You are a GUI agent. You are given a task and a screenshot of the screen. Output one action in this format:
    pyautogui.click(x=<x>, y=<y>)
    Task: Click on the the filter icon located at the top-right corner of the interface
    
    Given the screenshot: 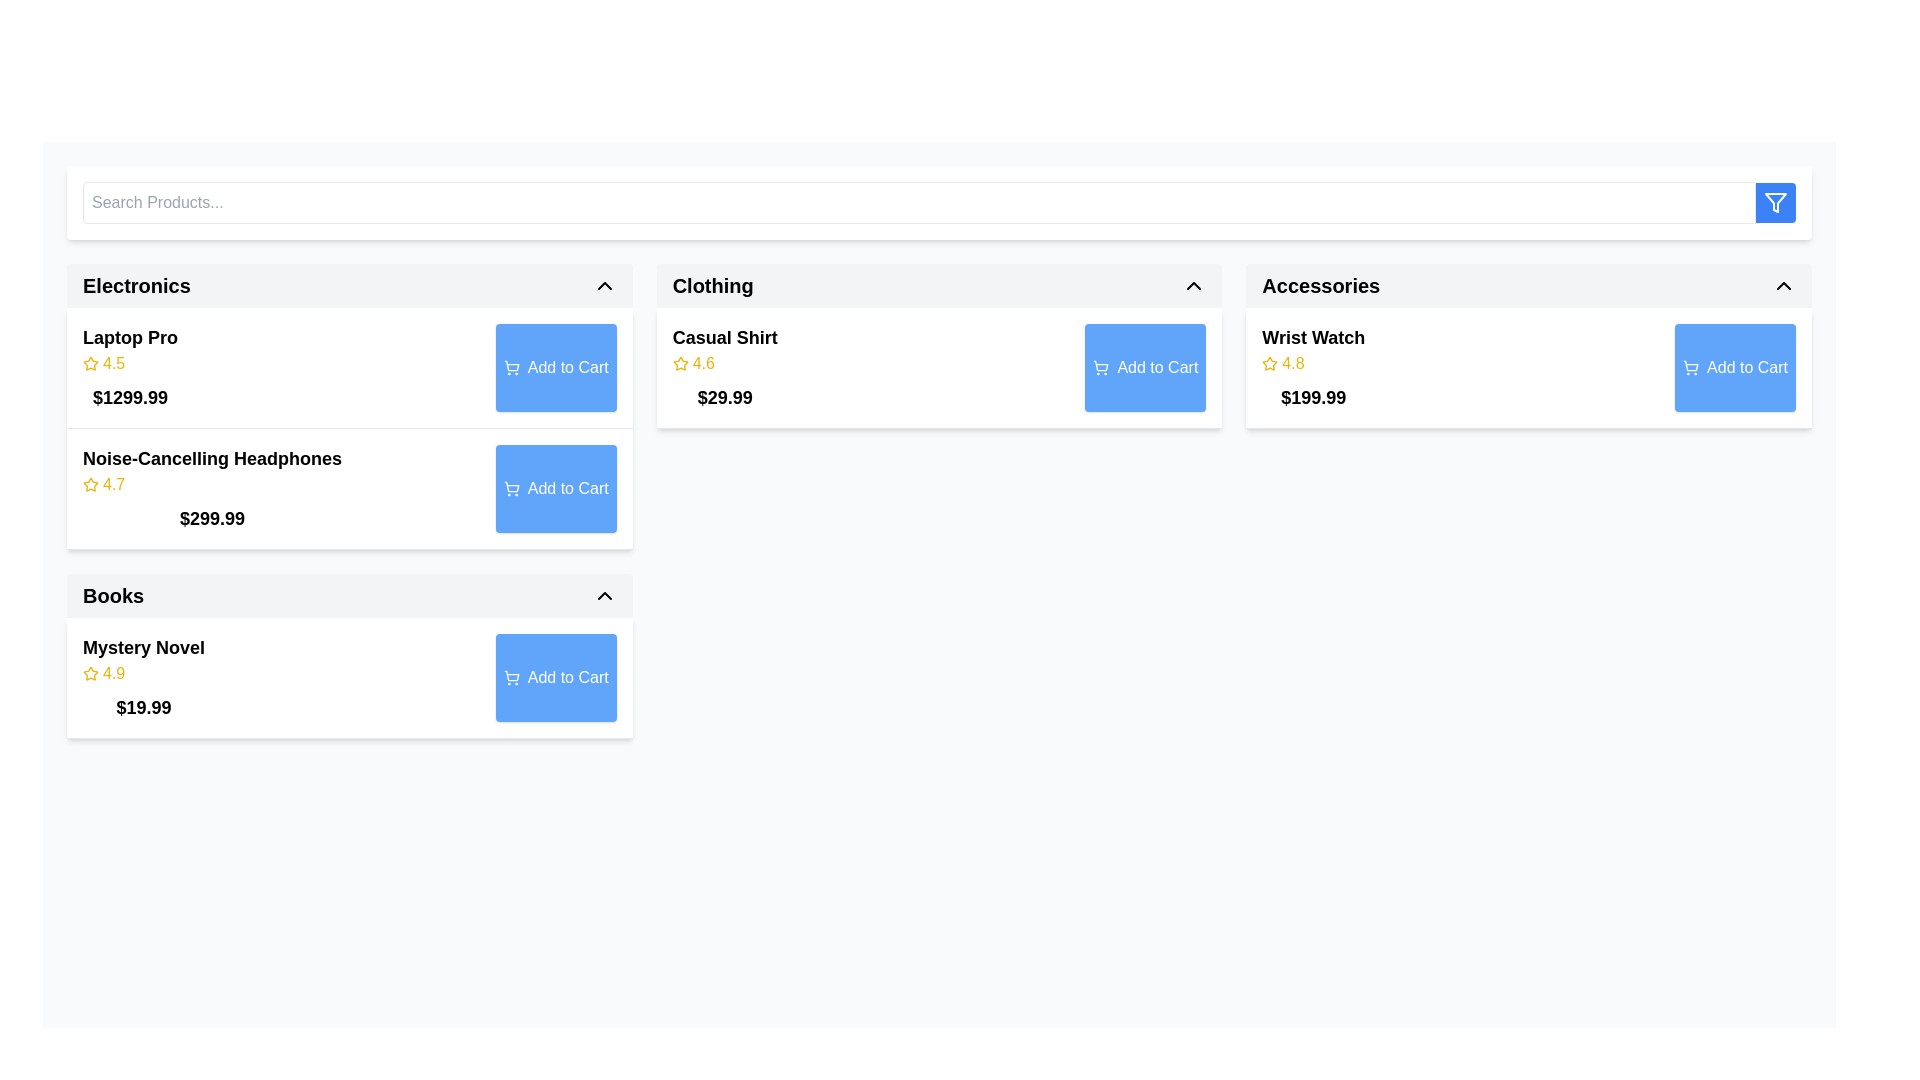 What is the action you would take?
    pyautogui.click(x=1776, y=203)
    